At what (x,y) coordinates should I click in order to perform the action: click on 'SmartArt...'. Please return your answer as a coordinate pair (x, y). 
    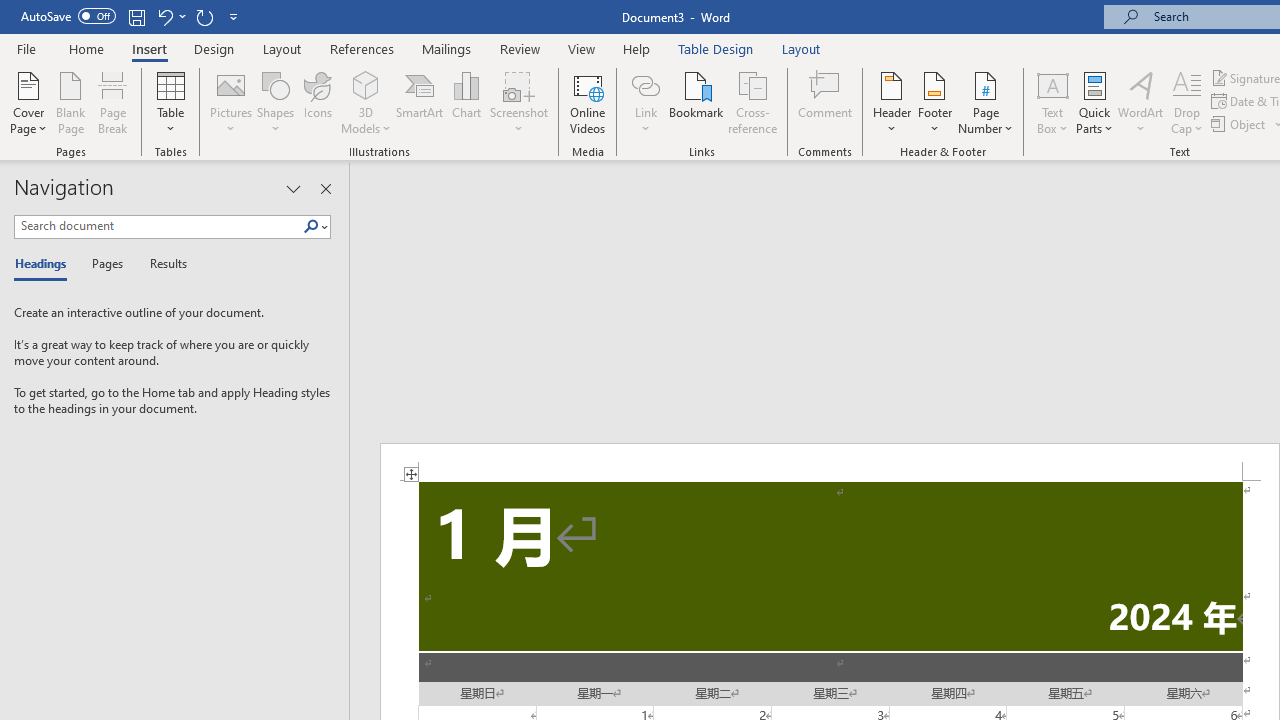
    Looking at the image, I should click on (418, 103).